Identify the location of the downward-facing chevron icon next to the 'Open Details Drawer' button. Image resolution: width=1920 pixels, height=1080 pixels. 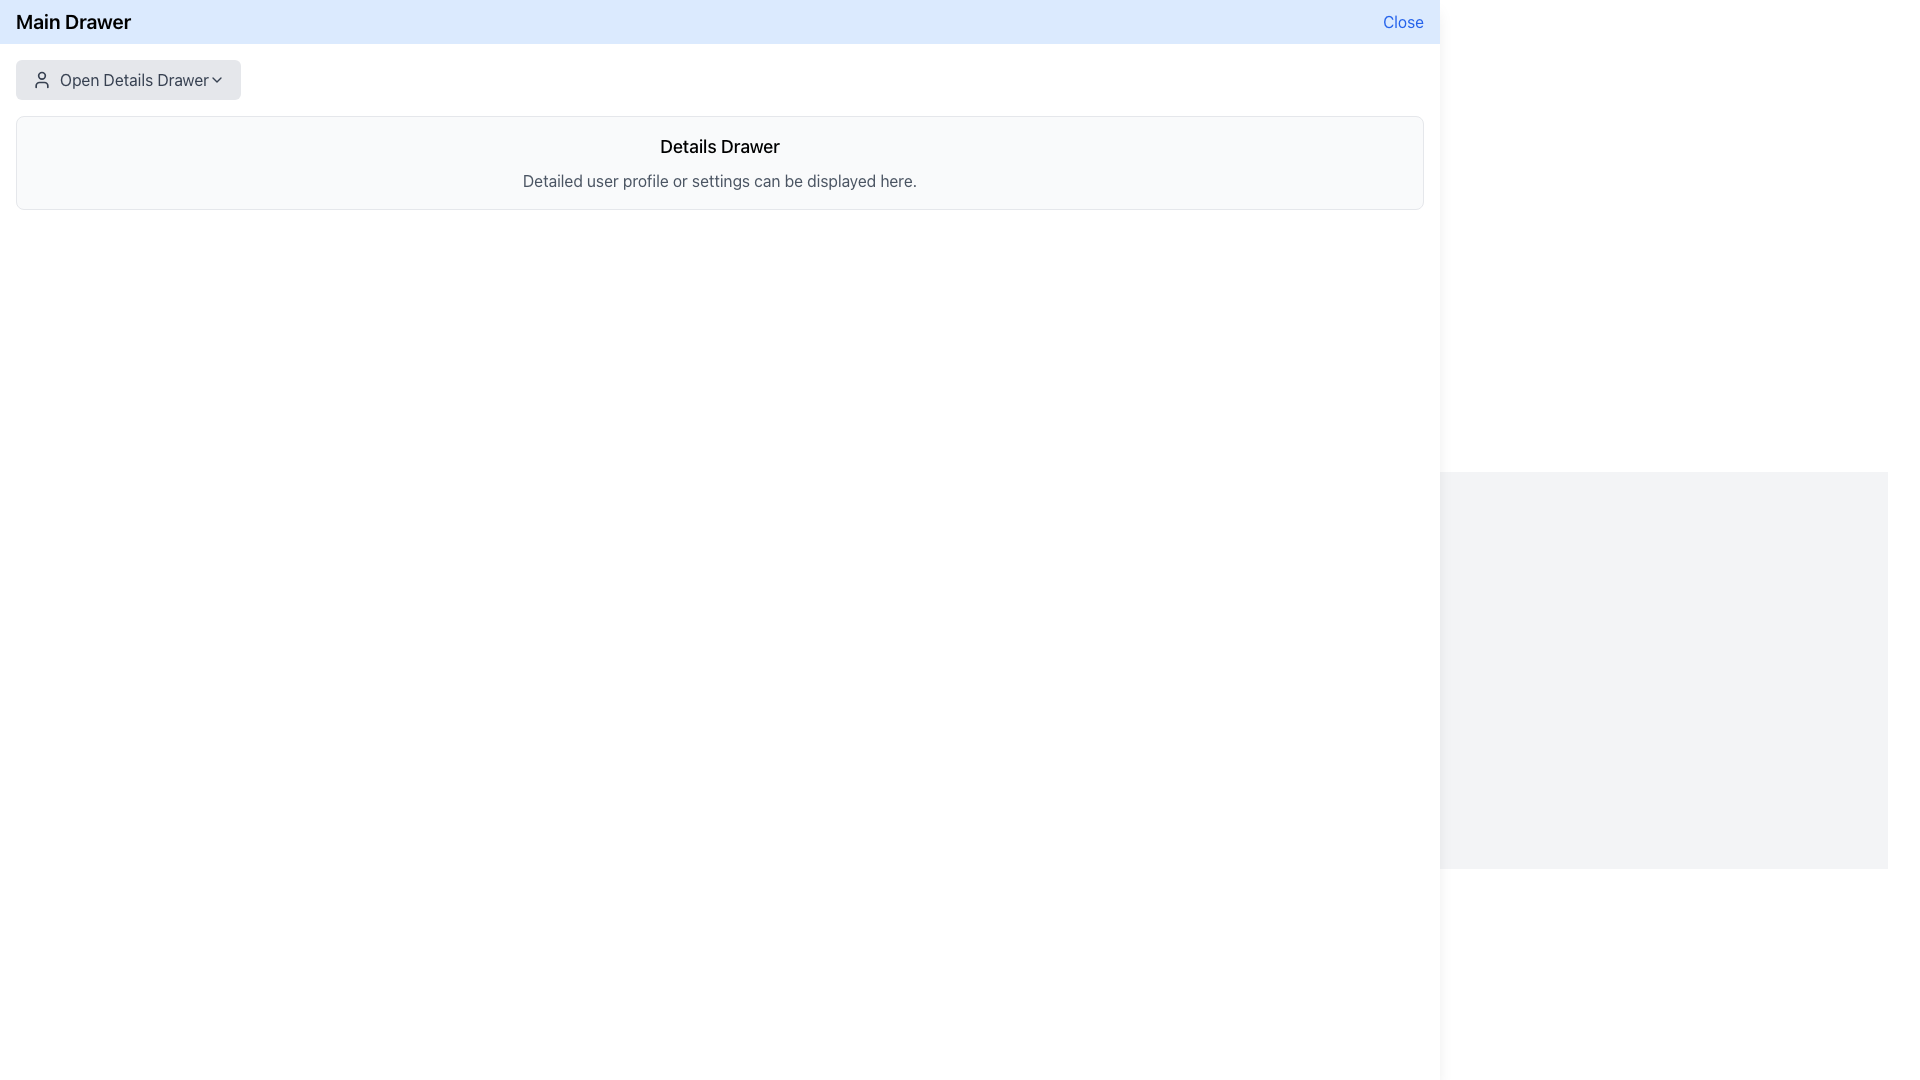
(216, 79).